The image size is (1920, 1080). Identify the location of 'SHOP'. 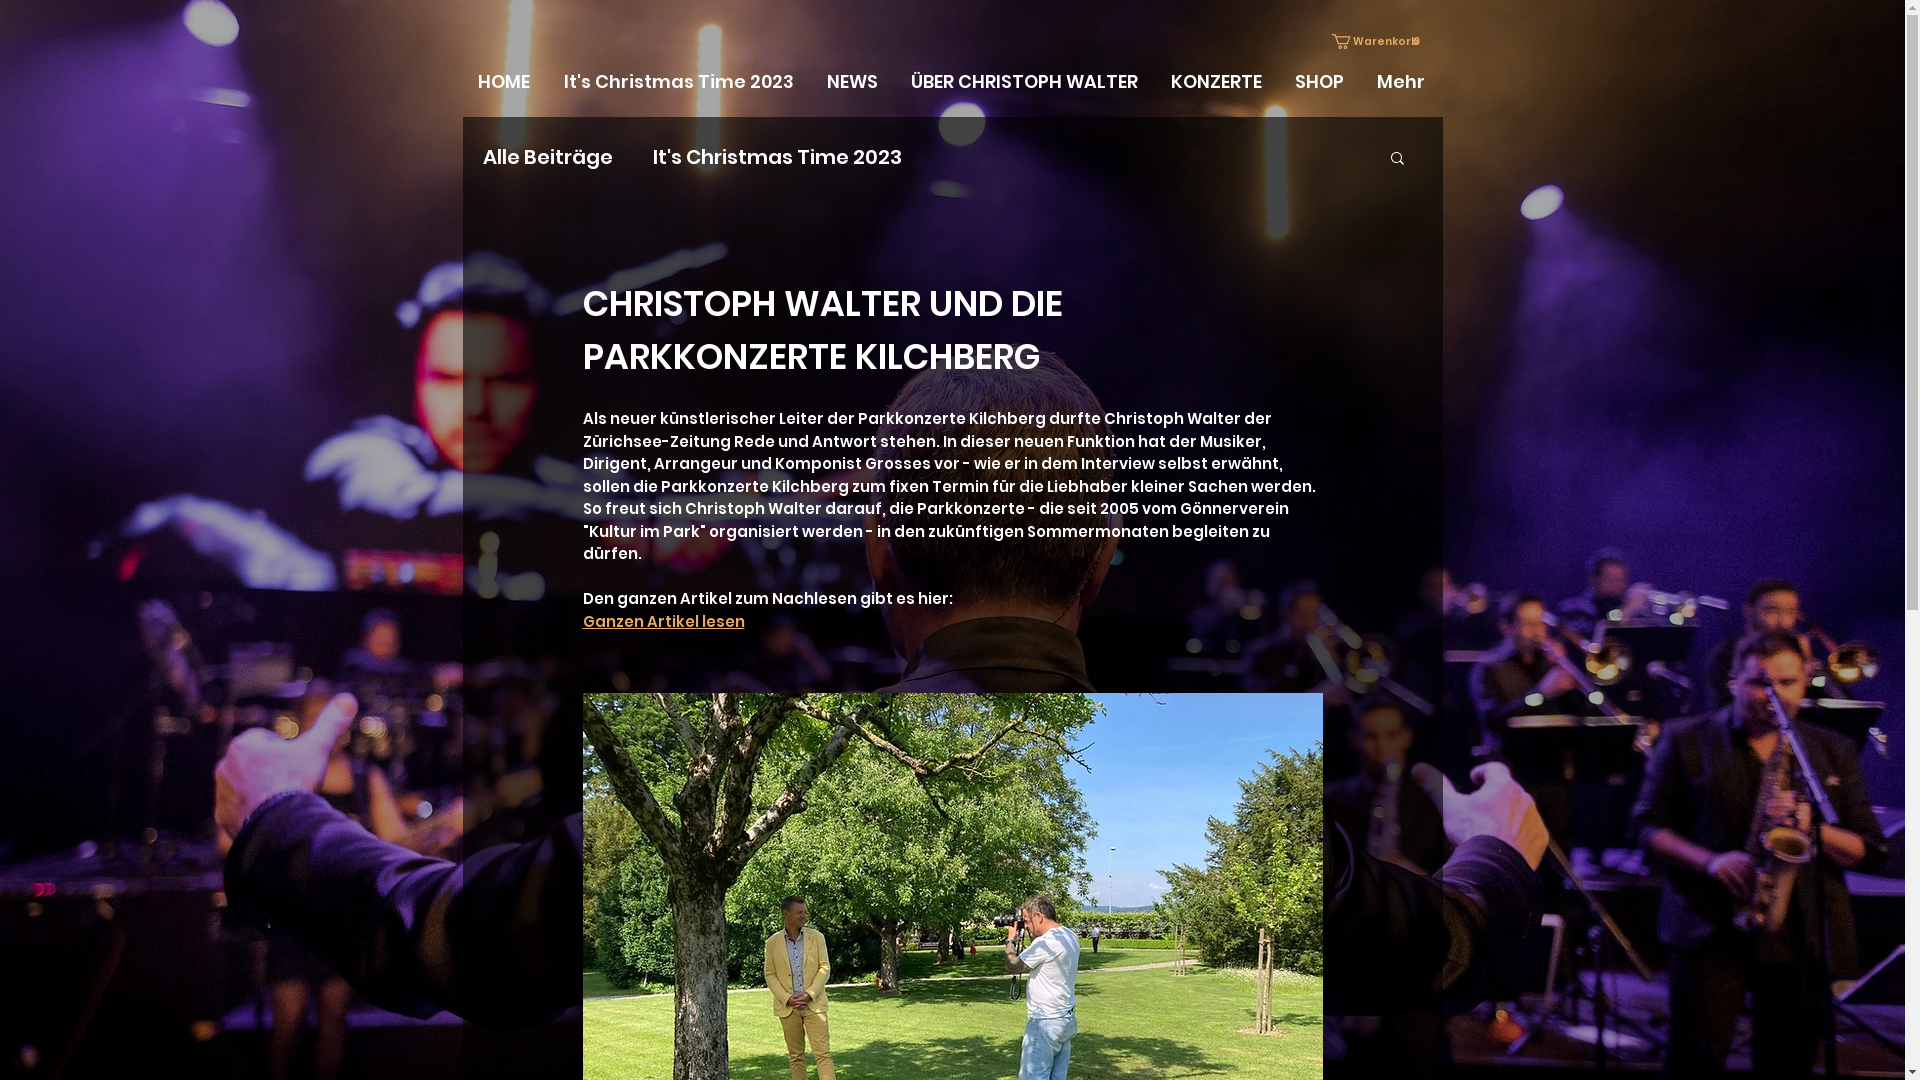
(1320, 80).